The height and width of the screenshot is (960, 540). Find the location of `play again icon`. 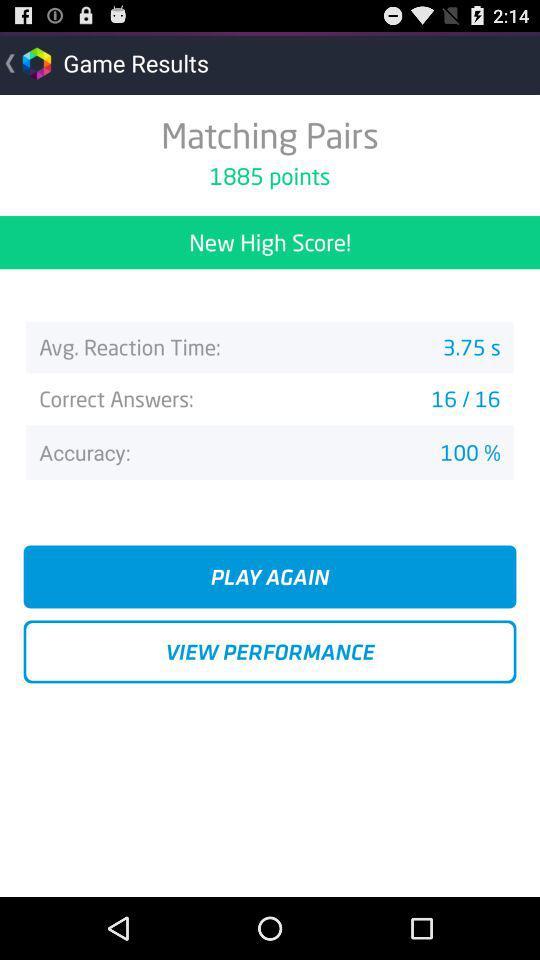

play again icon is located at coordinates (270, 576).